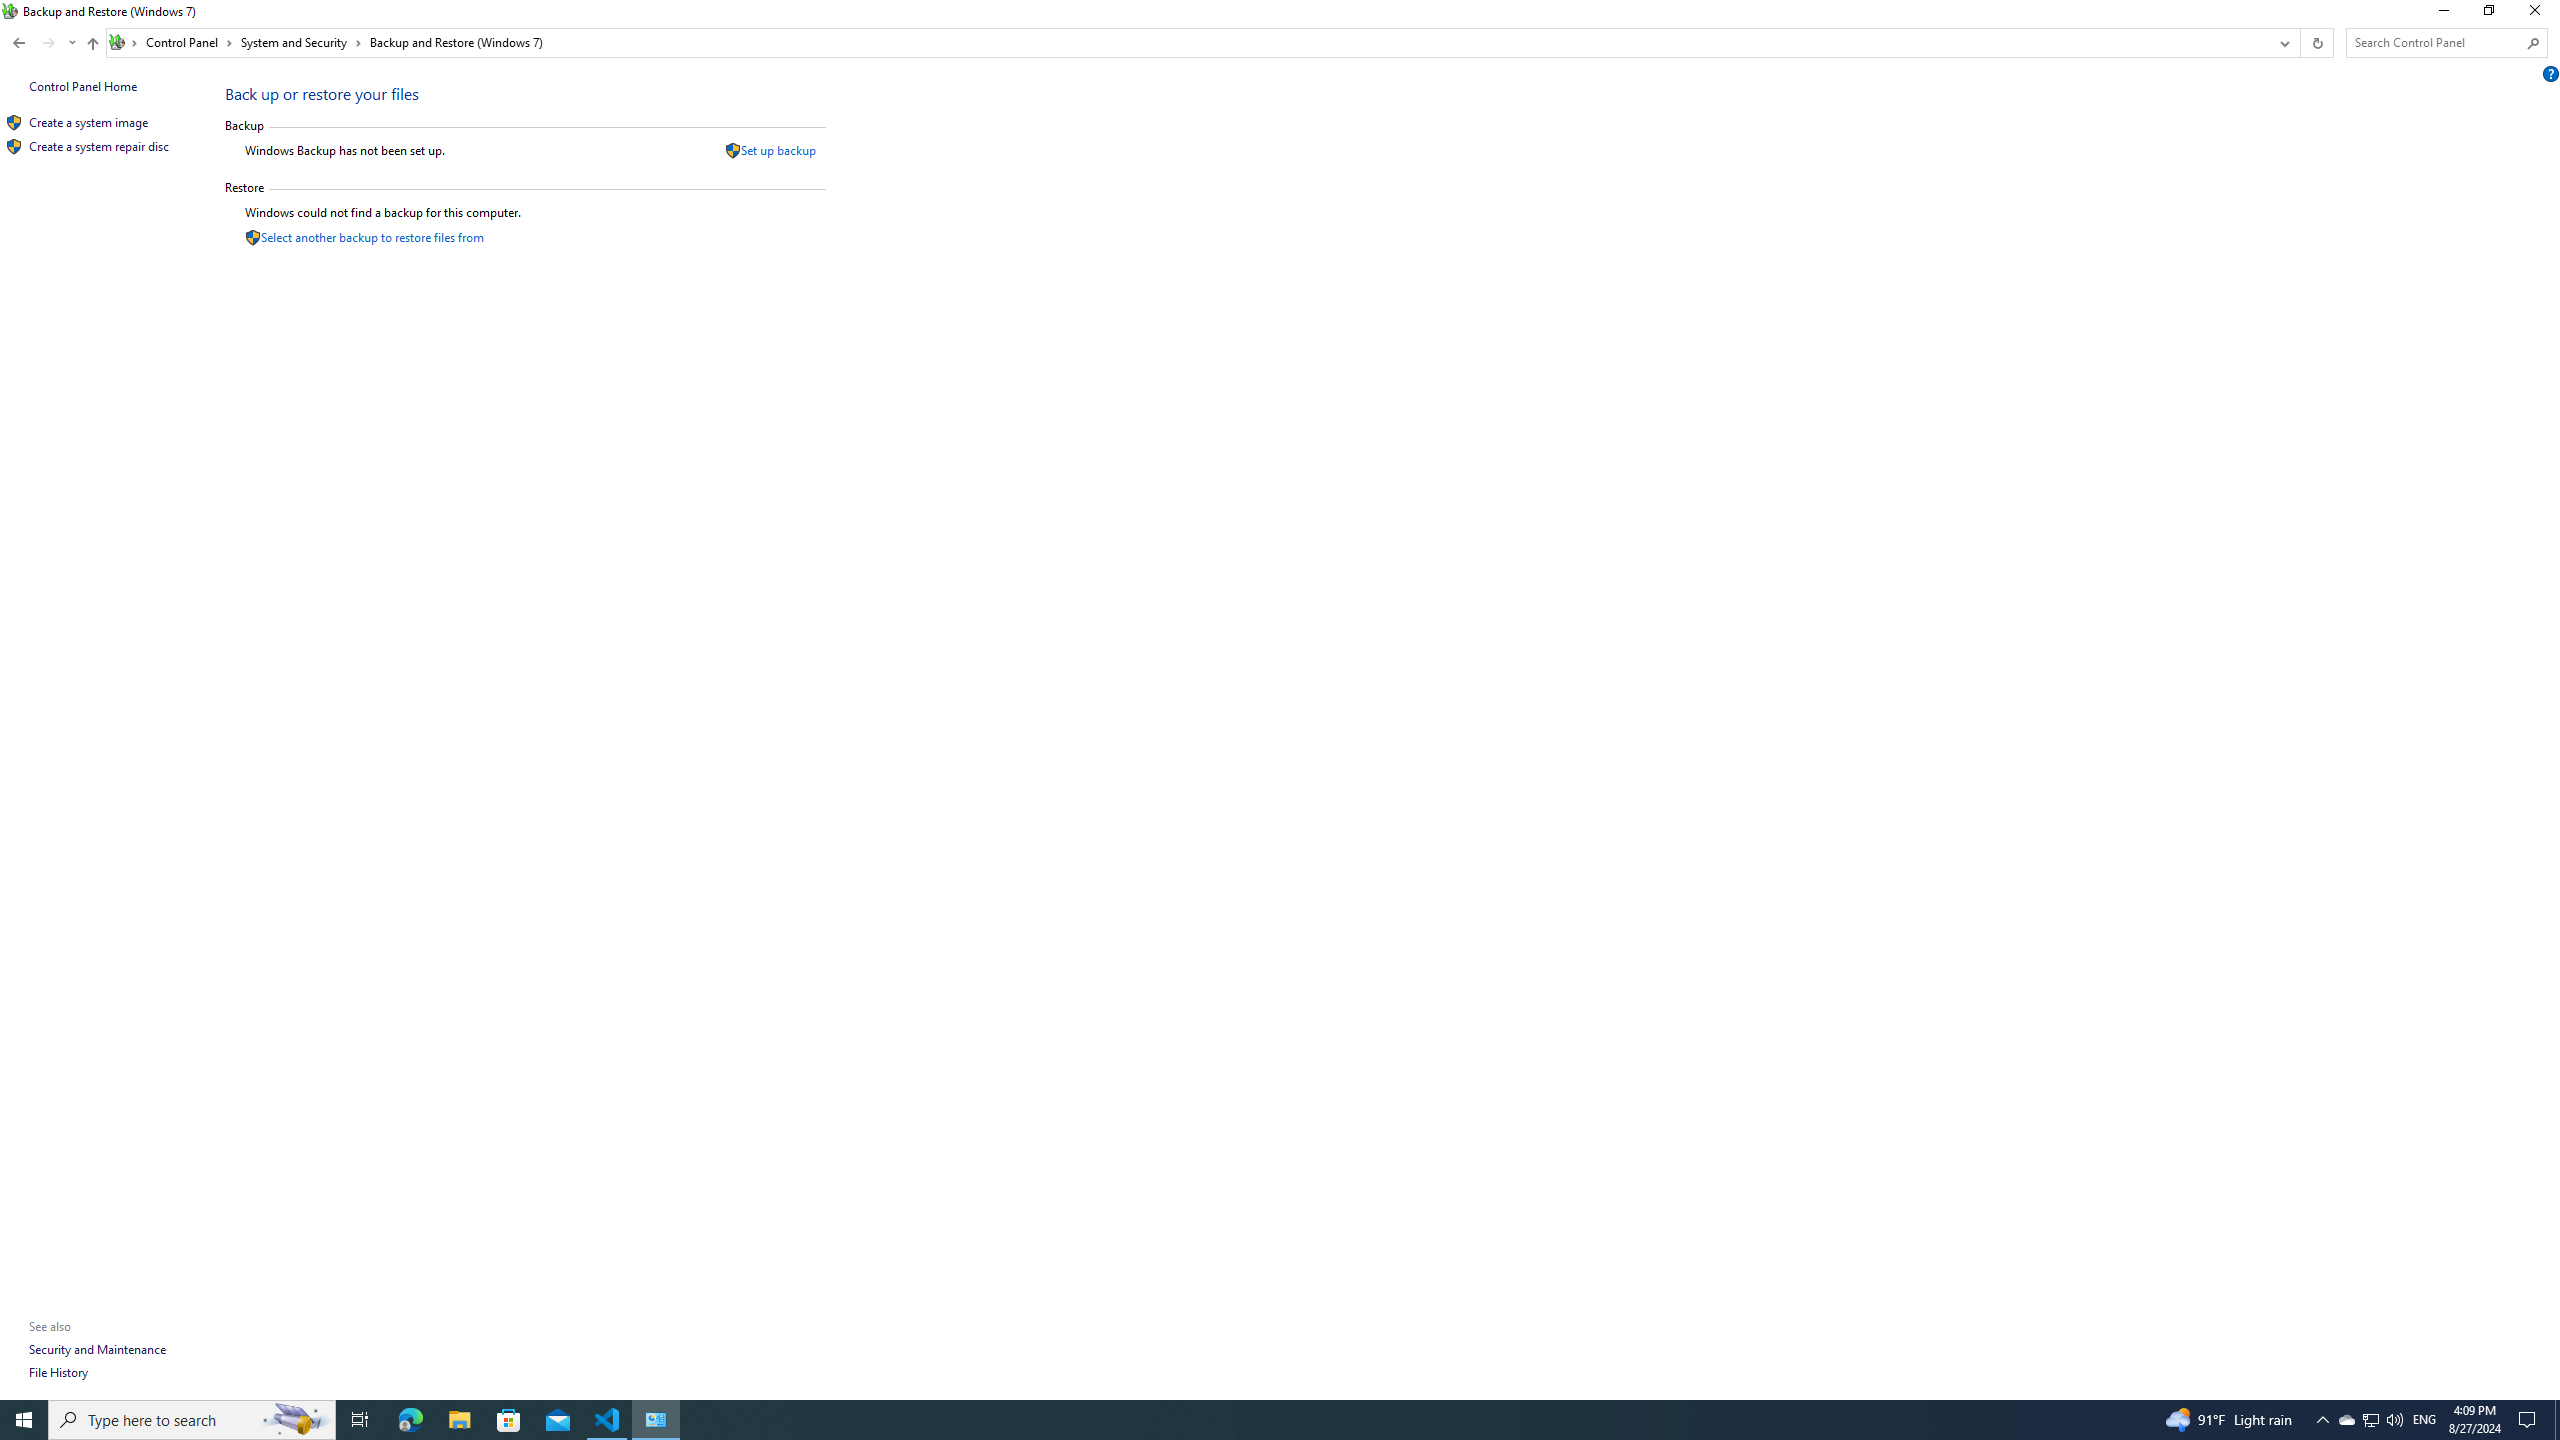 This screenshot has width=2560, height=1440. Describe the element at coordinates (48, 42) in the screenshot. I see `'Forward (Alt + Right Arrow)'` at that location.